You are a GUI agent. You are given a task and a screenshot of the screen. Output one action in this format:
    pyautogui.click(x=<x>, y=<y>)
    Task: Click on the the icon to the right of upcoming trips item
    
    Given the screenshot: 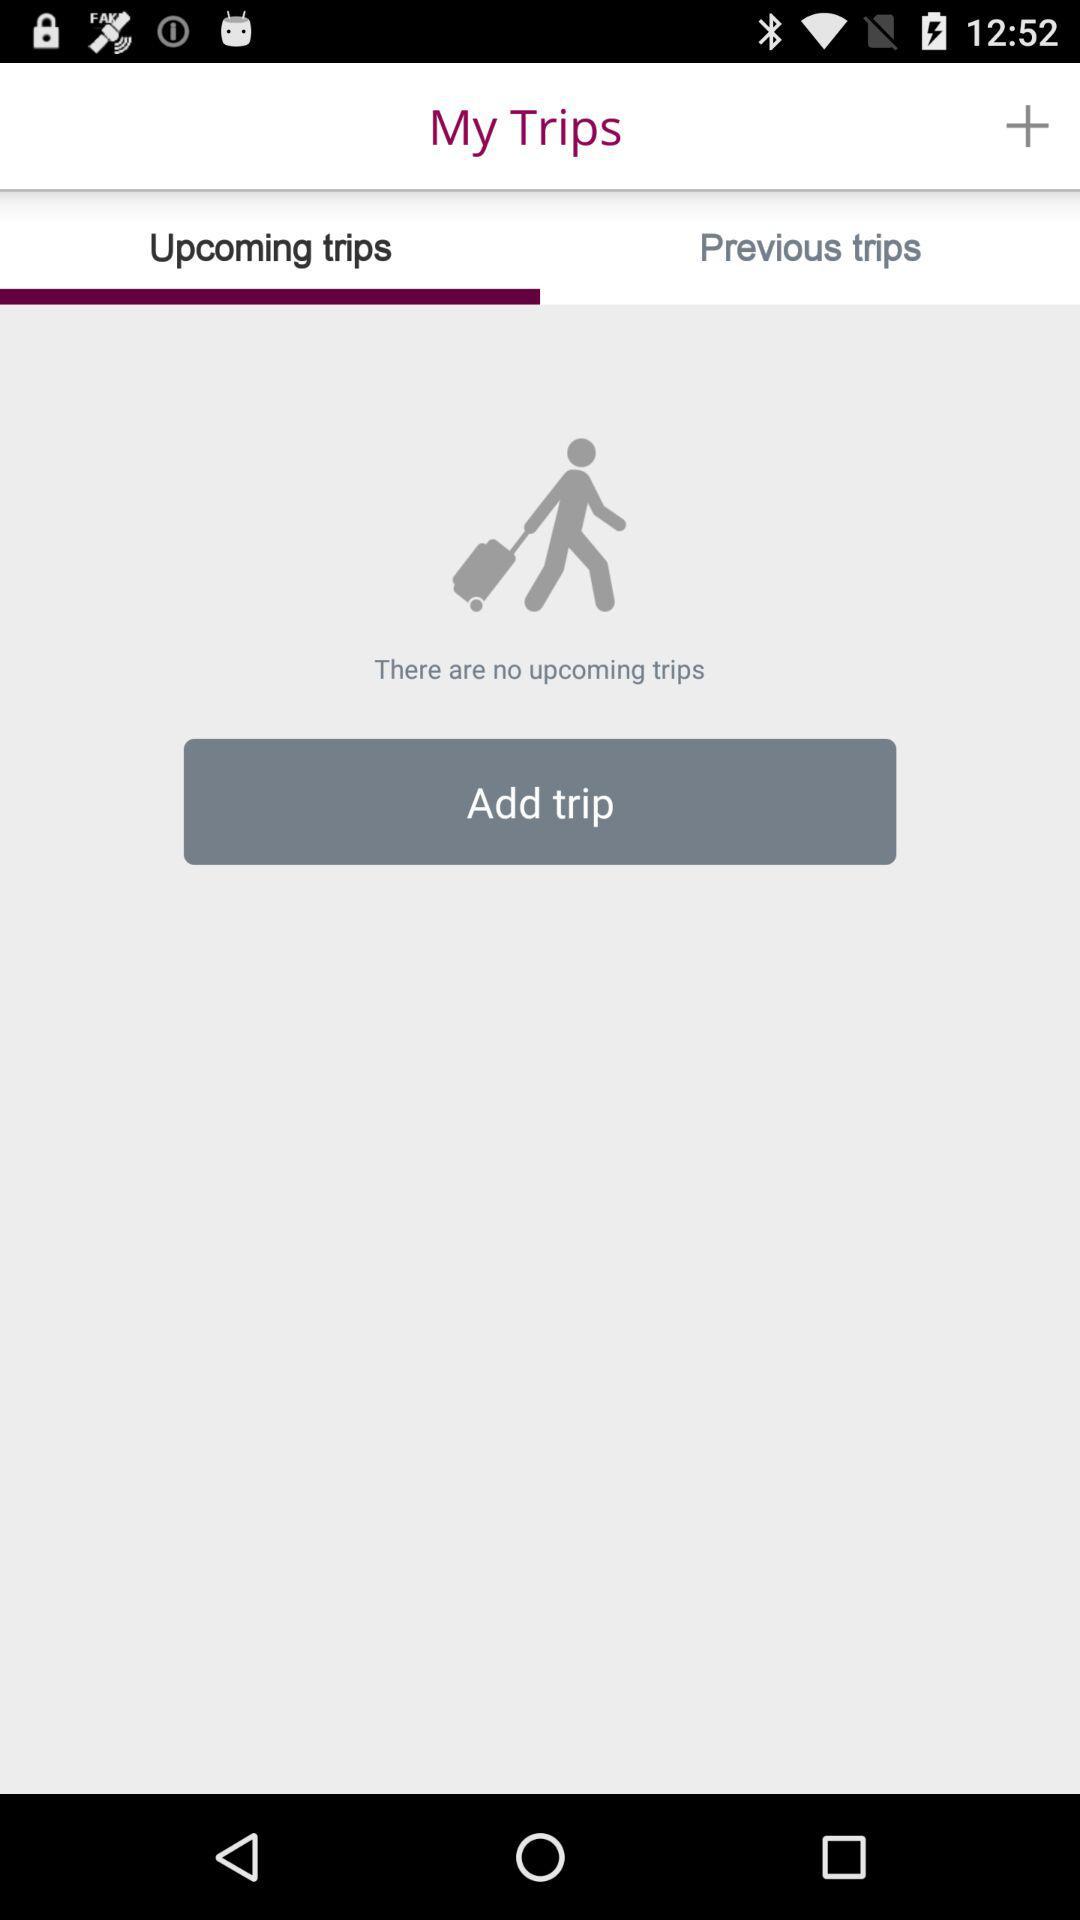 What is the action you would take?
    pyautogui.click(x=810, y=247)
    